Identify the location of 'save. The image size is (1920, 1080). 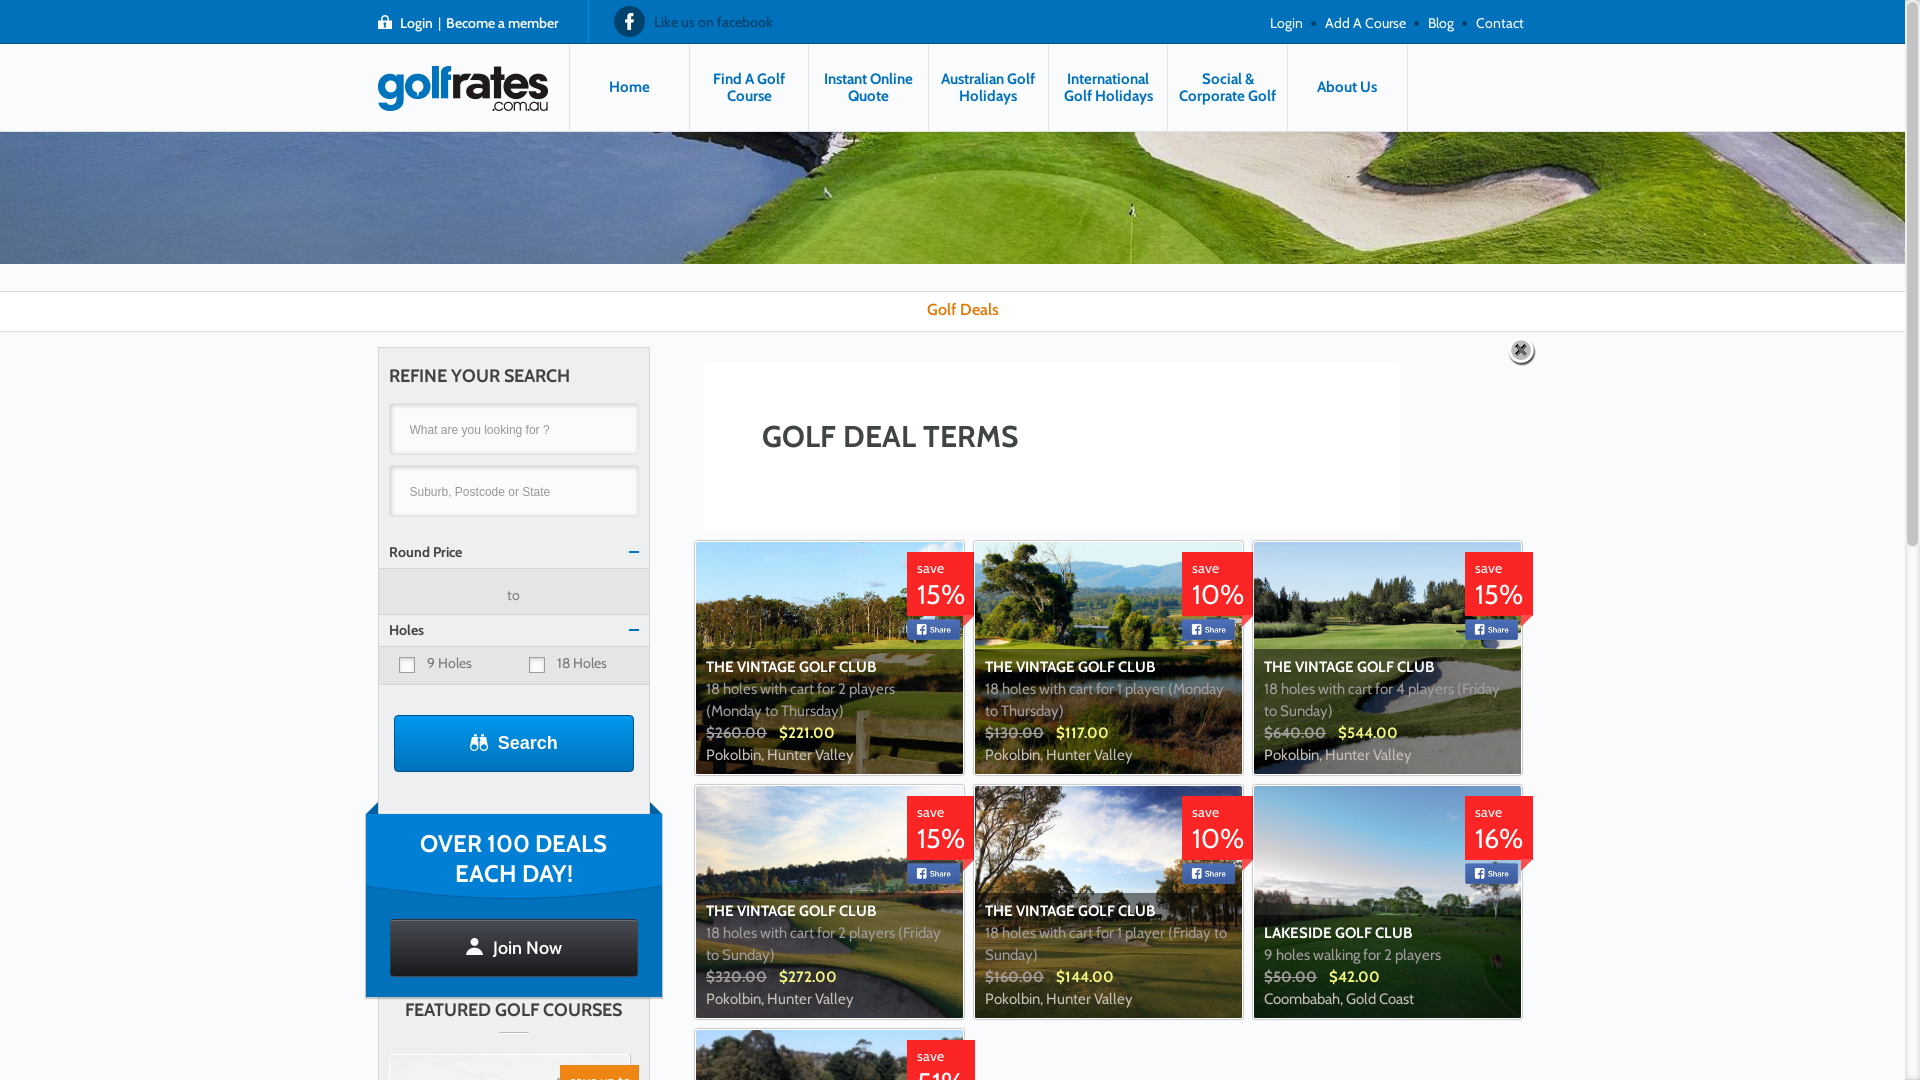
(1217, 588).